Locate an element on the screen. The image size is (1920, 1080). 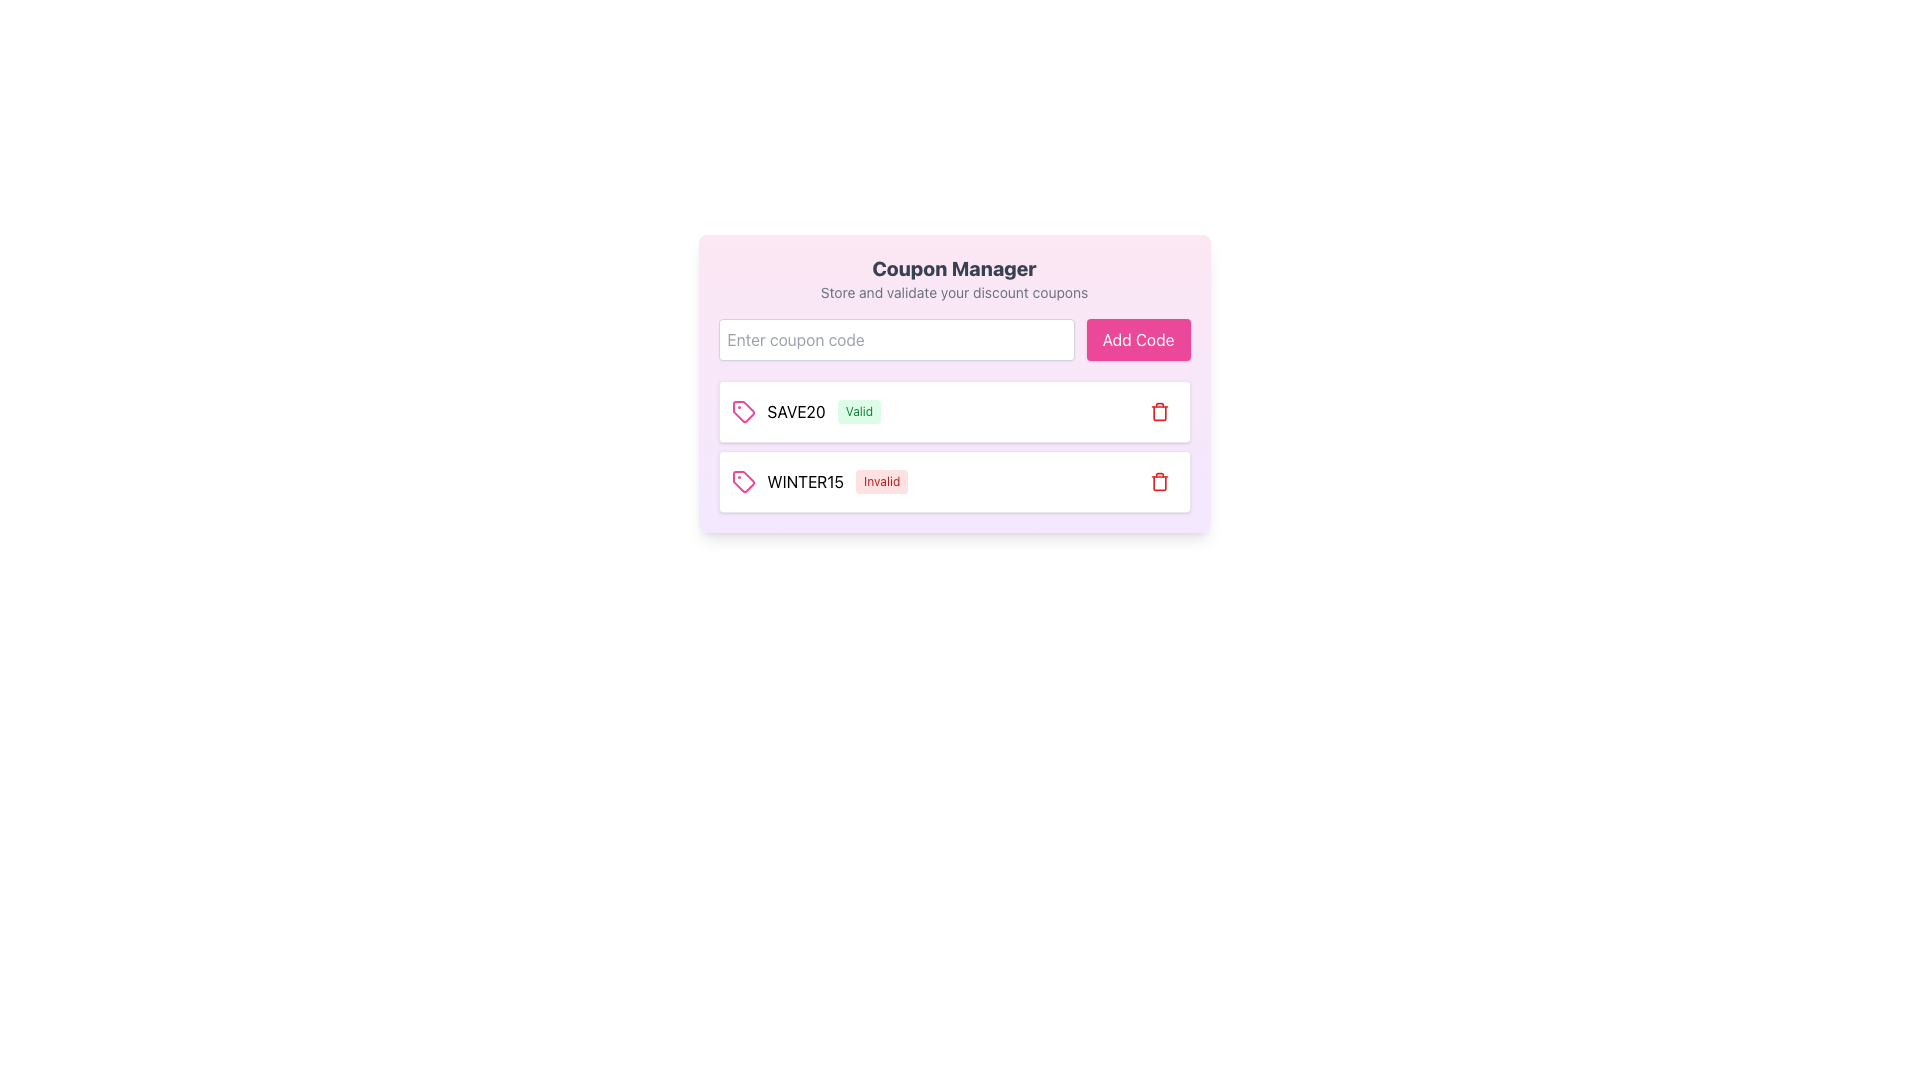
the label displaying the coupon code 'WINTER15' with status 'Invalid' located in the second row of the coupon list is located at coordinates (819, 482).